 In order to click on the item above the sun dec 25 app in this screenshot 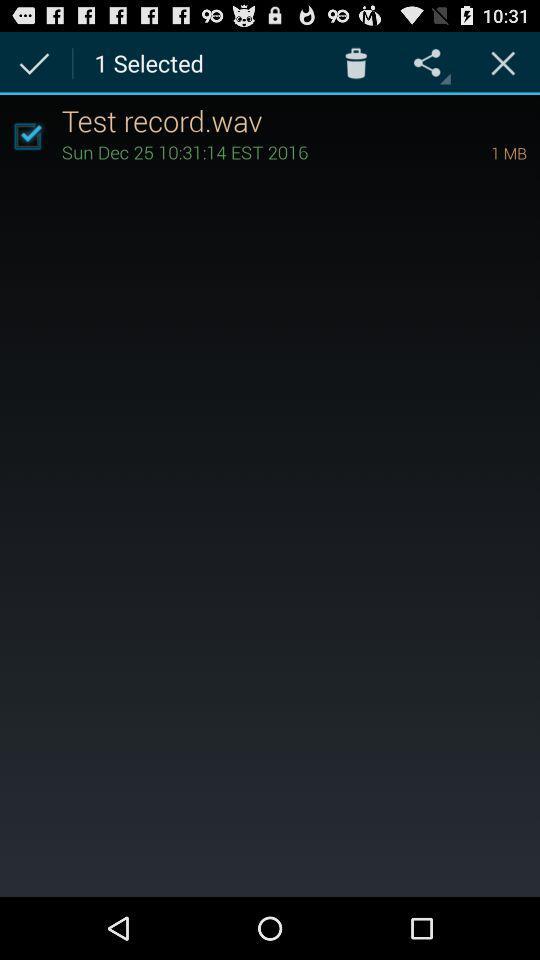, I will do `click(299, 120)`.